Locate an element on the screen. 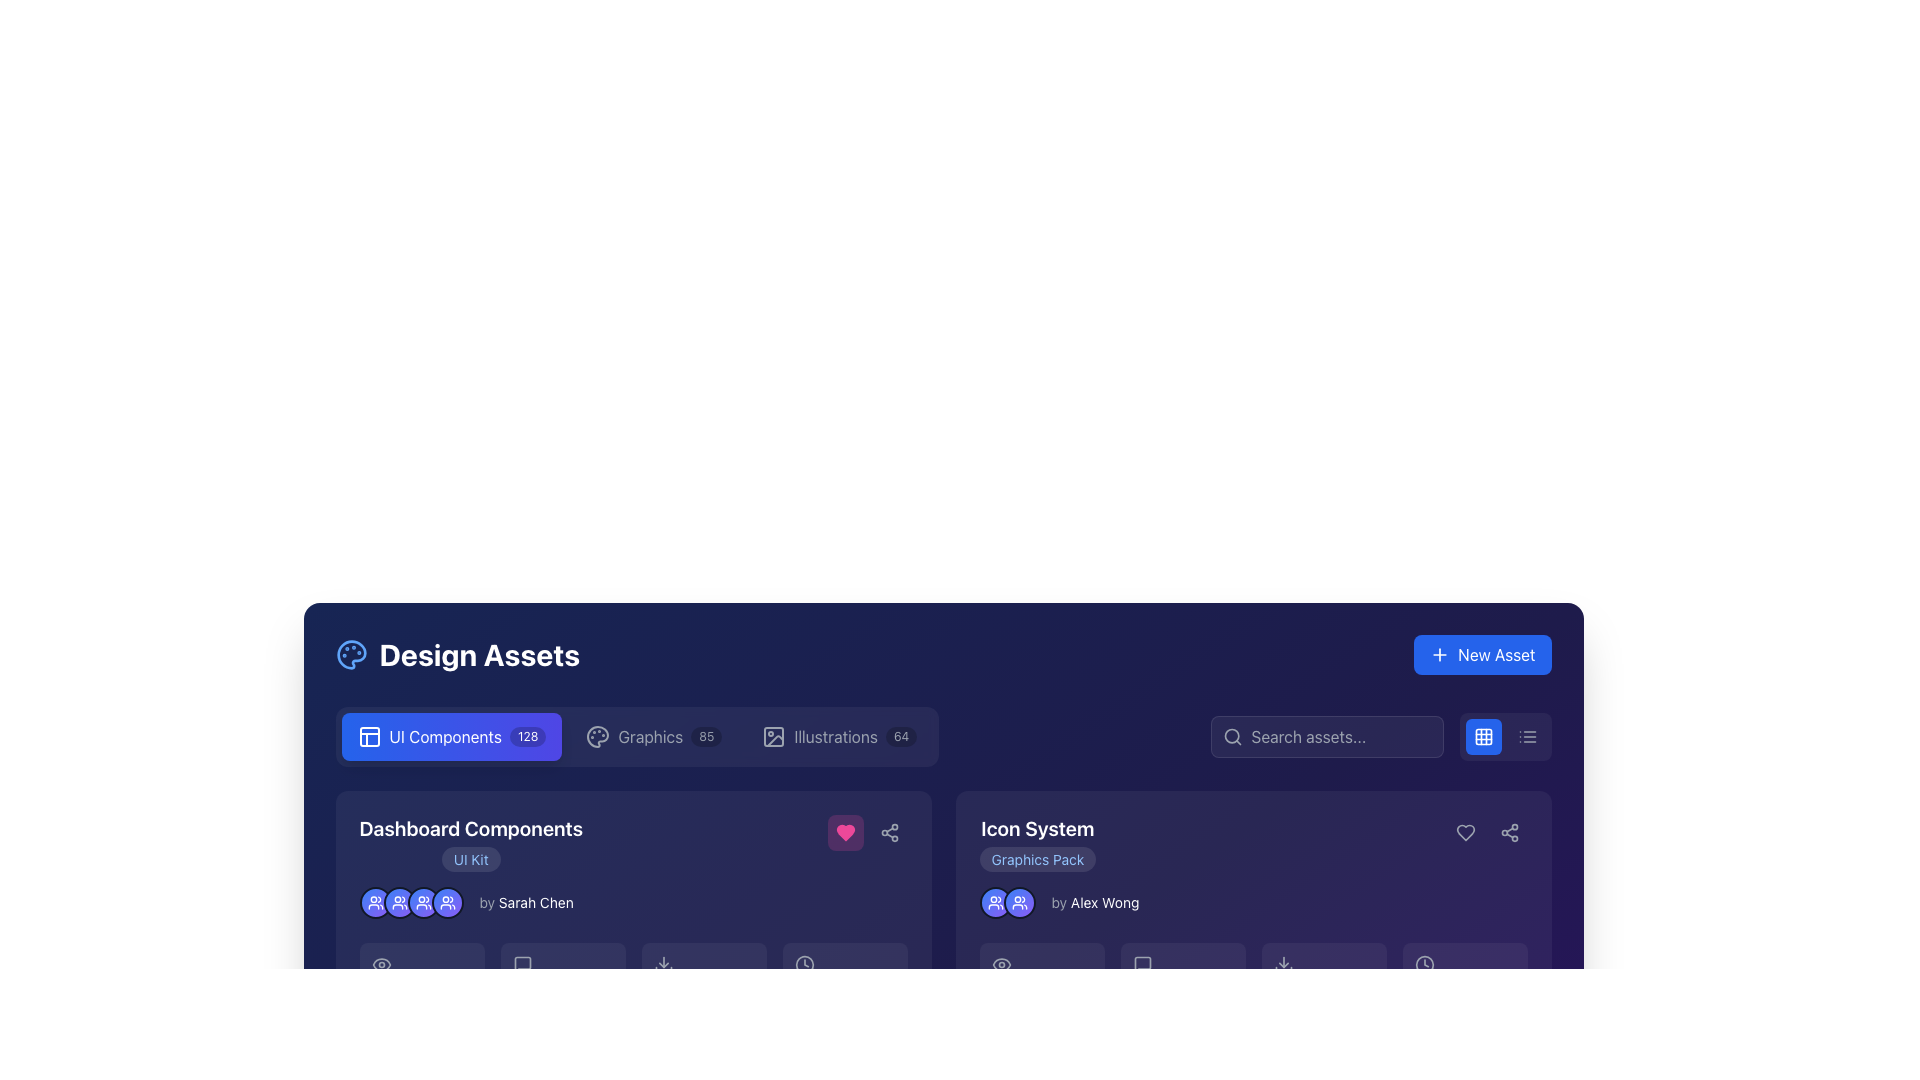 This screenshot has width=1920, height=1080. the static text label displaying 'Sarah Chen', which is styled in white and part of the attribution text 'by Sarah Chen' within the 'UI Components' tab below the 'Dashboard Components' section is located at coordinates (536, 902).